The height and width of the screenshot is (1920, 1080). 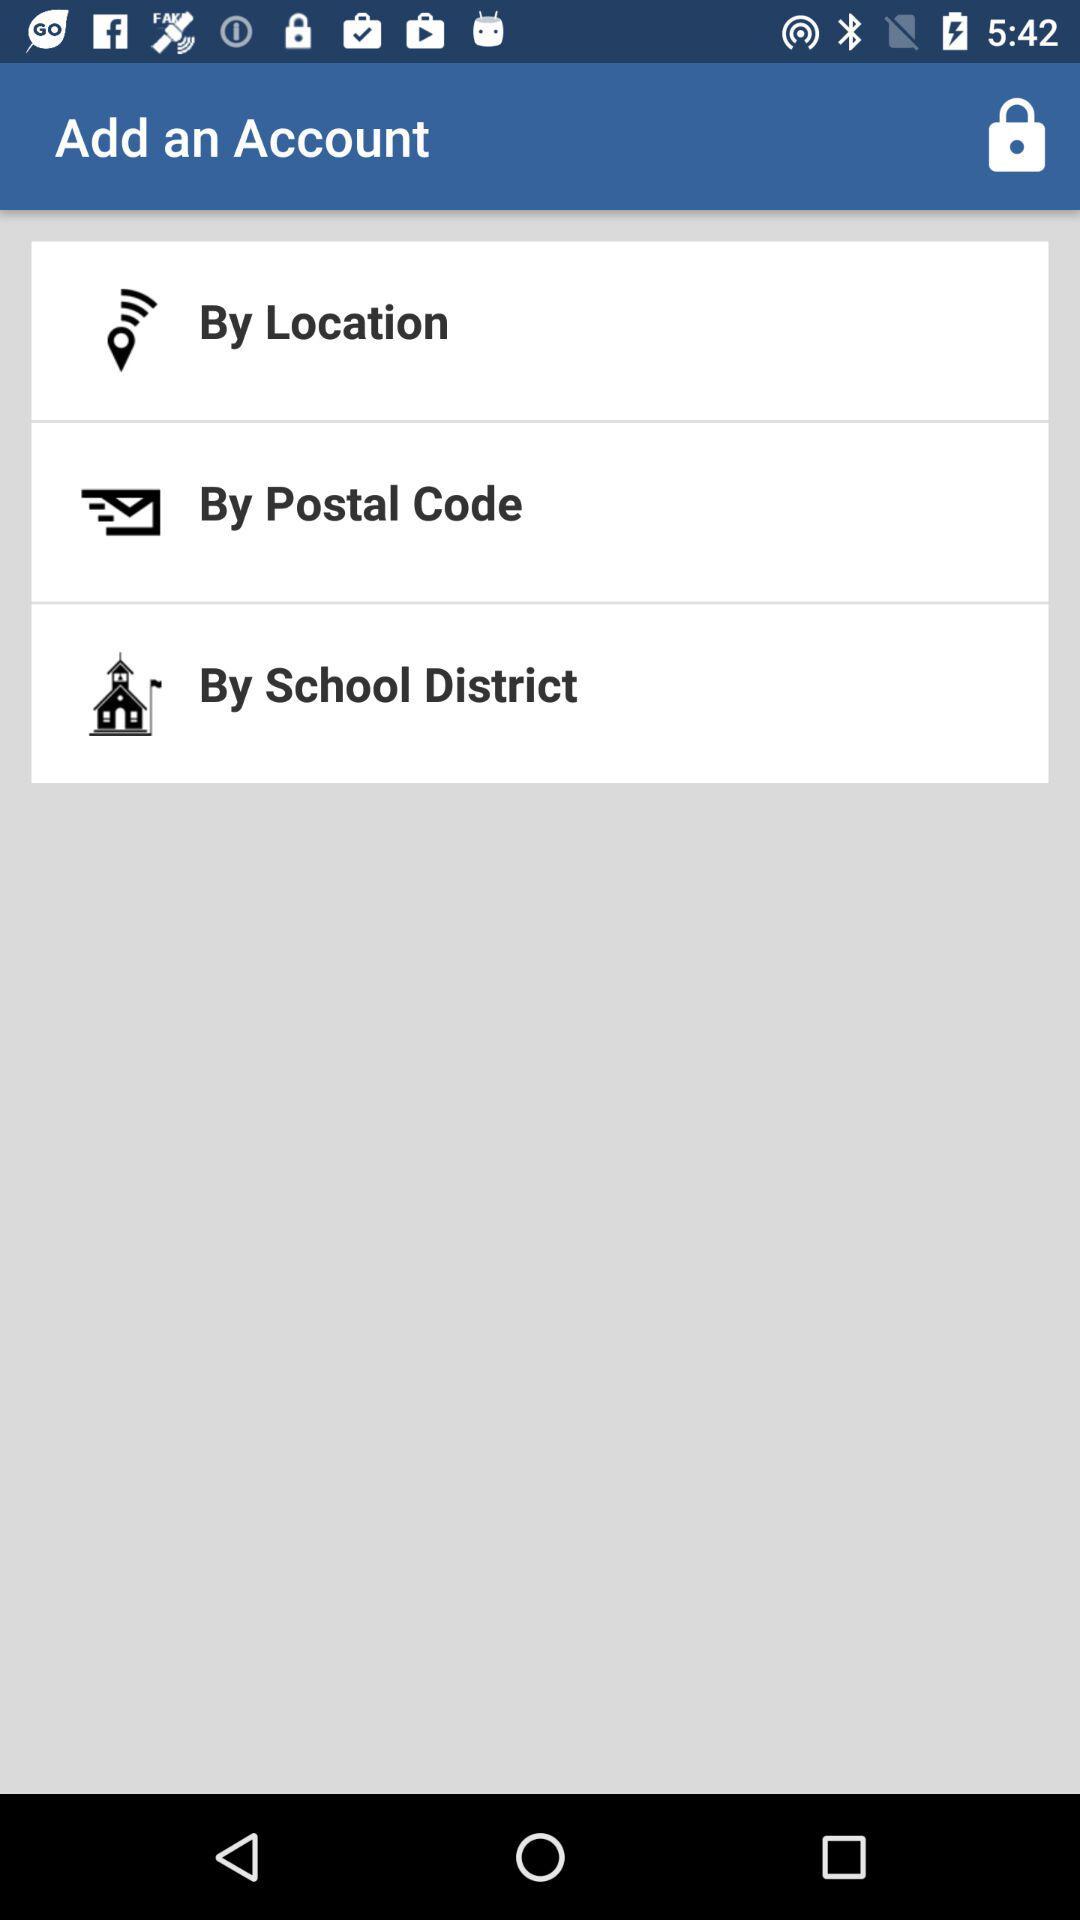 What do you see at coordinates (1017, 135) in the screenshot?
I see `icon next to the  add an account app` at bounding box center [1017, 135].